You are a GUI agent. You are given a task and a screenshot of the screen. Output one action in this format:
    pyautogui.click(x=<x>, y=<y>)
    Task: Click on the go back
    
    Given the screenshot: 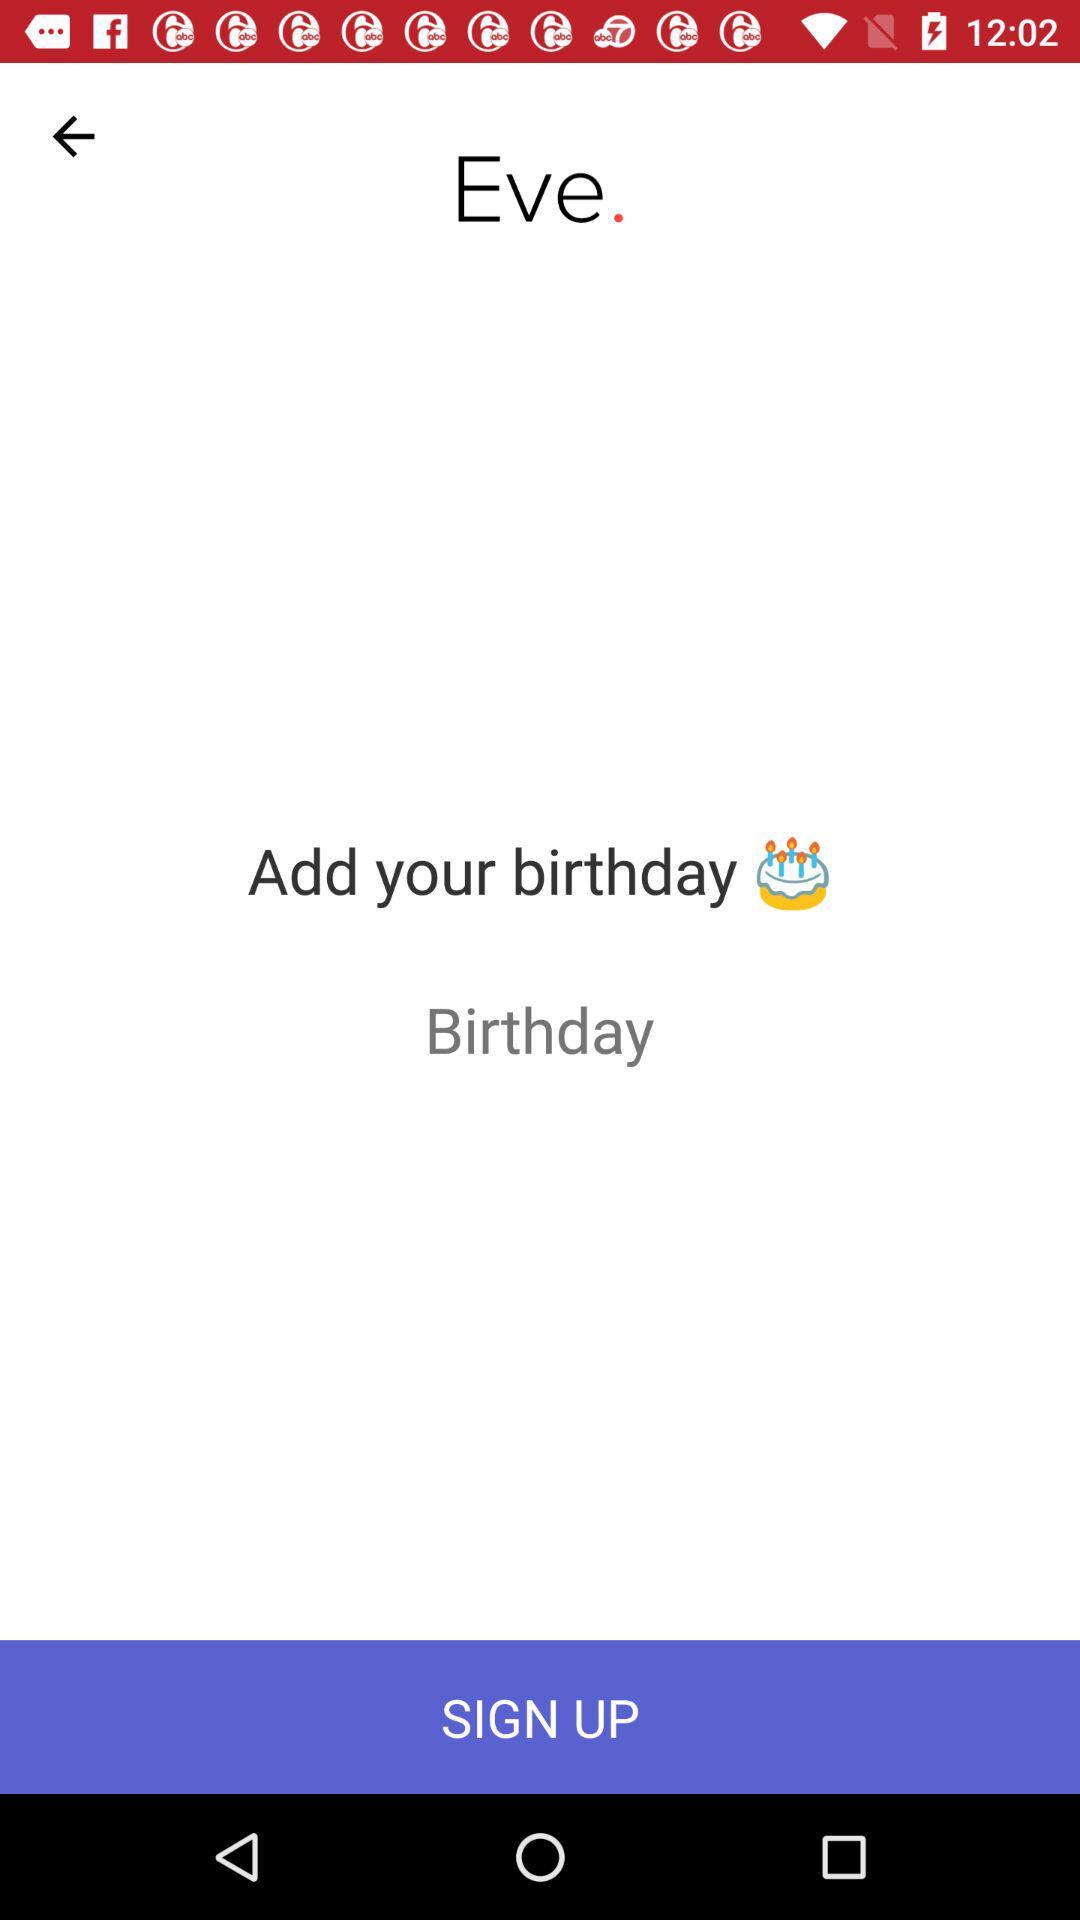 What is the action you would take?
    pyautogui.click(x=72, y=135)
    